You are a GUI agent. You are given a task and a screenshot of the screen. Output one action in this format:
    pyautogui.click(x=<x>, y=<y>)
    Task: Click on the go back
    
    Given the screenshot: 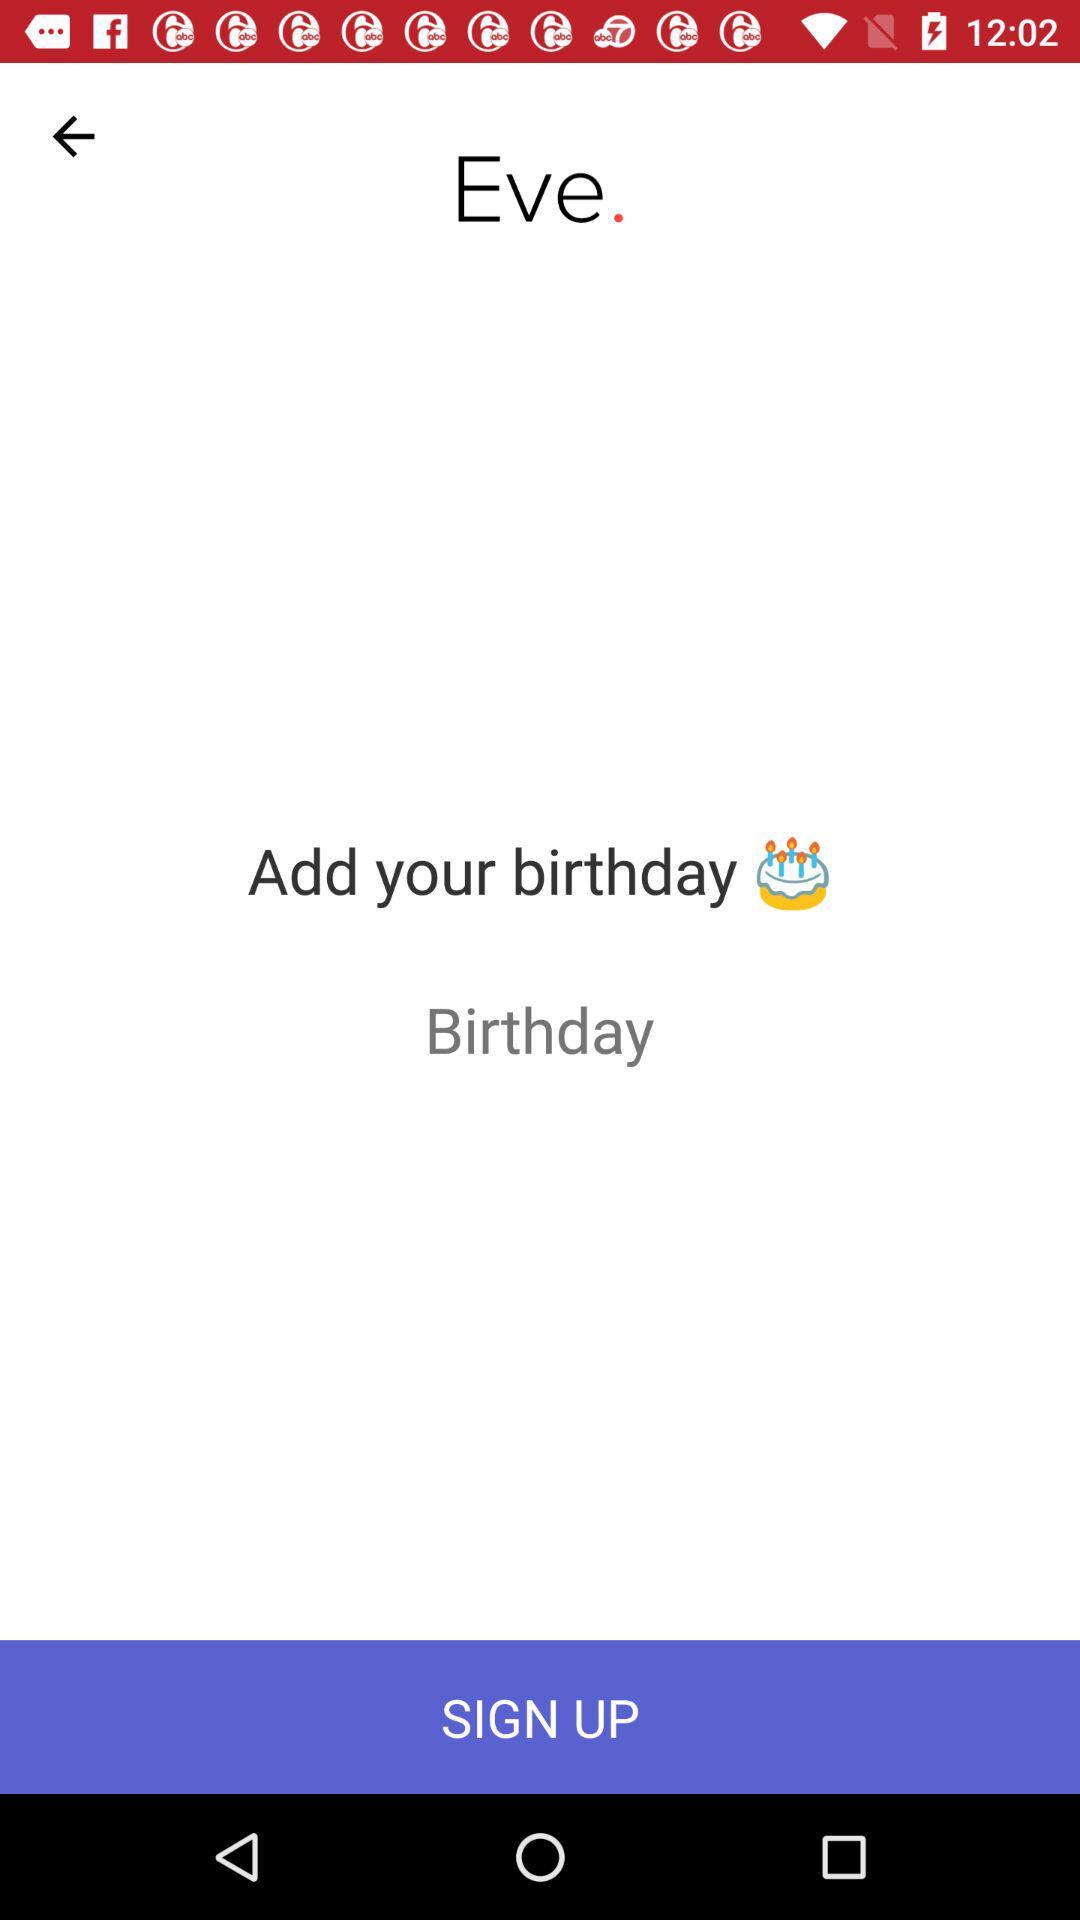 What is the action you would take?
    pyautogui.click(x=72, y=135)
    